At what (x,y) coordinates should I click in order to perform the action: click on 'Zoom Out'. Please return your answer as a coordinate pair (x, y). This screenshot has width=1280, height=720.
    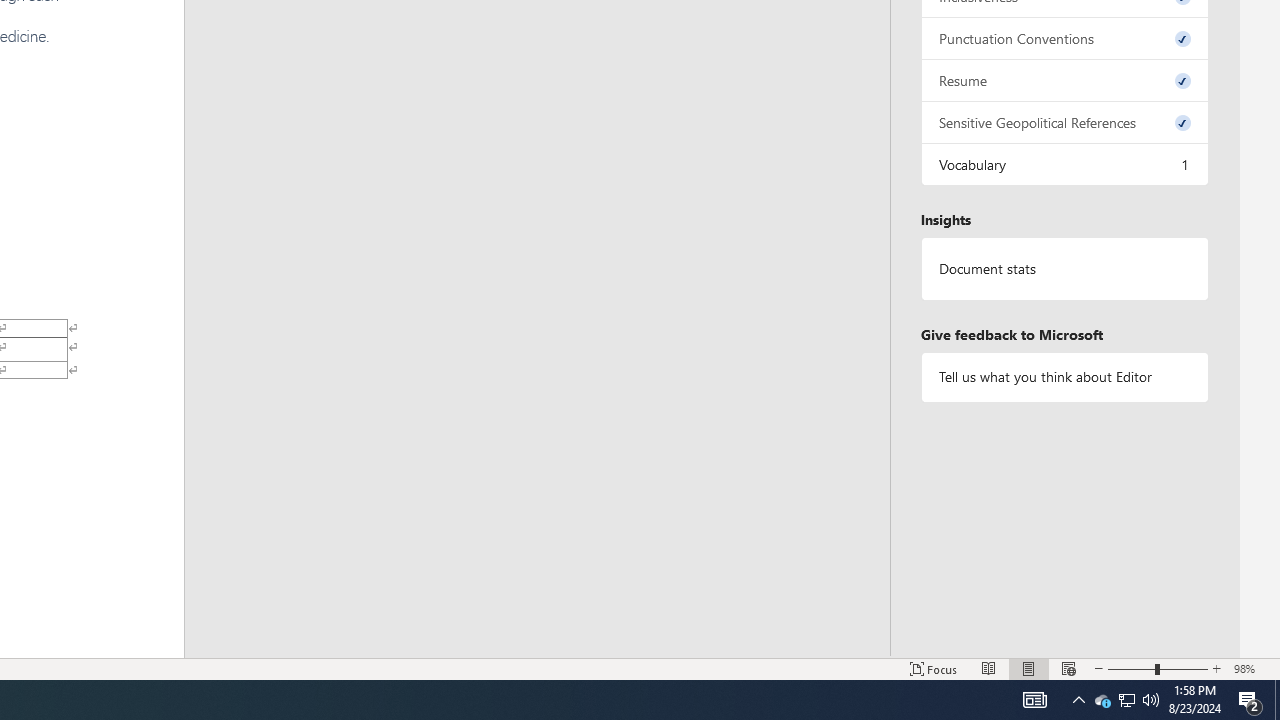
    Looking at the image, I should click on (1131, 669).